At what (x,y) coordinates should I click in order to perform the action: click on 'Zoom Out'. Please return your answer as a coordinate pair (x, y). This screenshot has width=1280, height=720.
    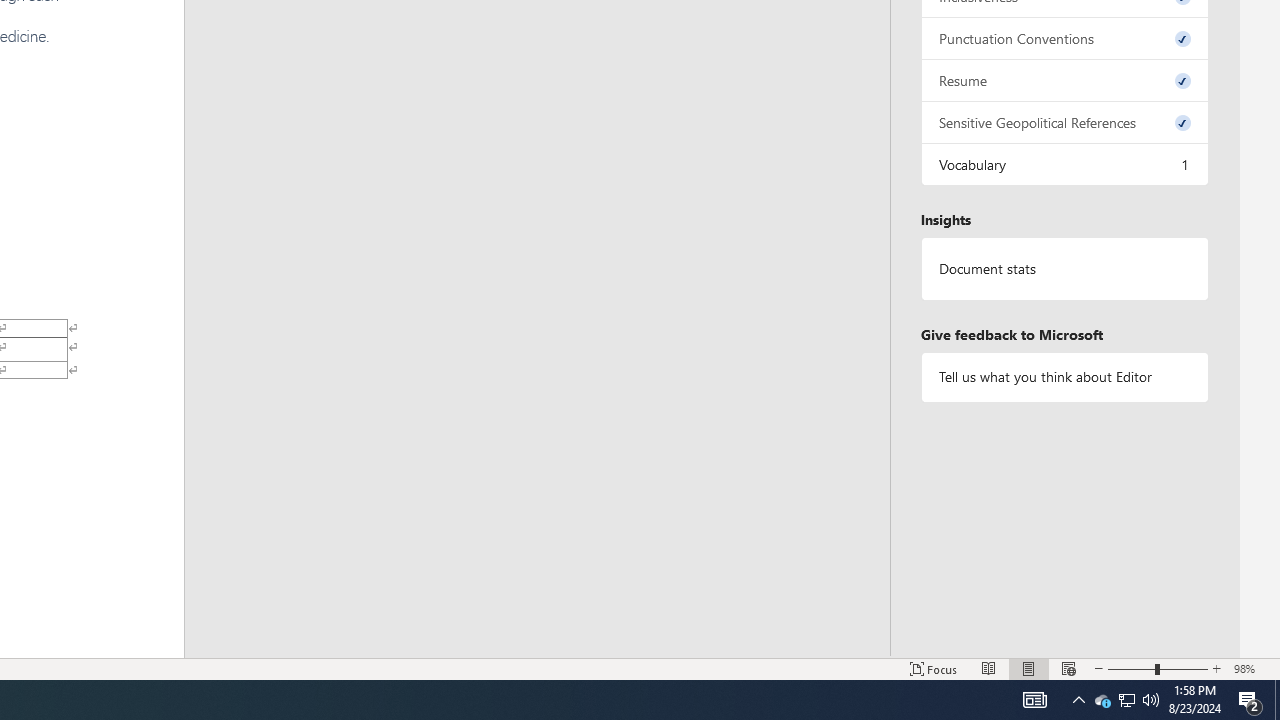
    Looking at the image, I should click on (1131, 669).